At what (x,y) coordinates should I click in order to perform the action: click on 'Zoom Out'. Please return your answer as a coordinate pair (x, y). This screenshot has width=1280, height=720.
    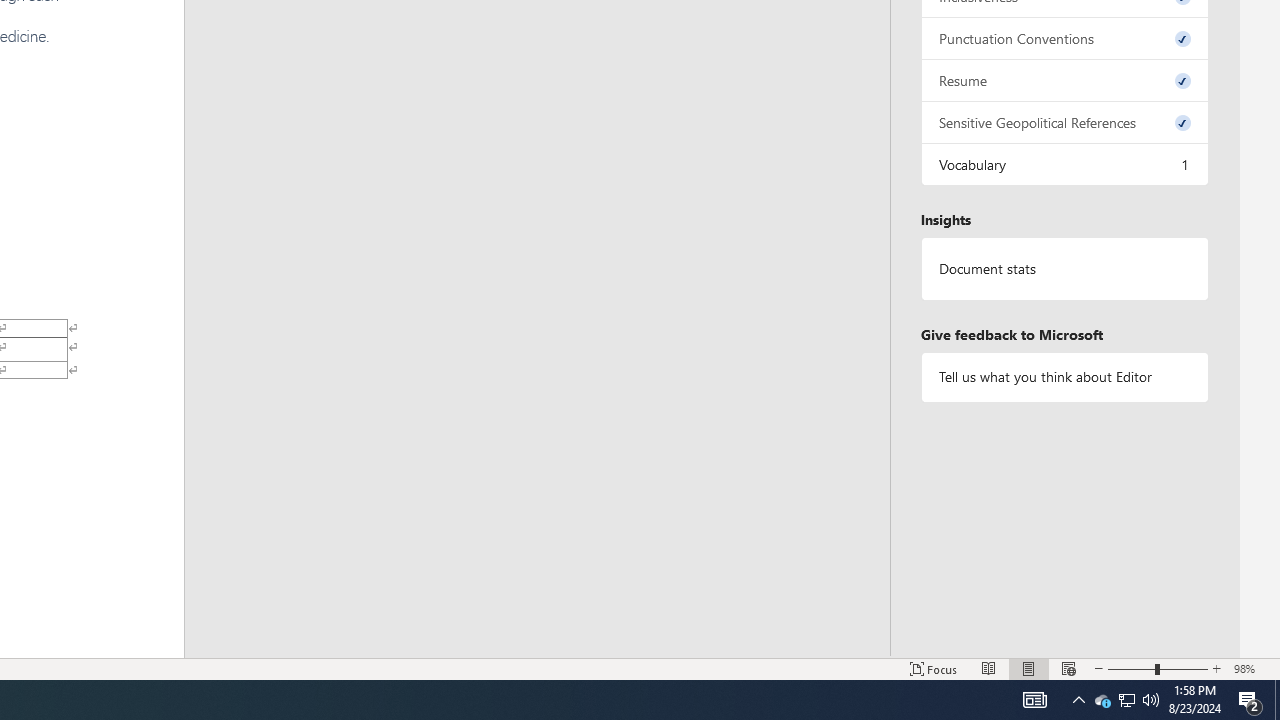
    Looking at the image, I should click on (1131, 669).